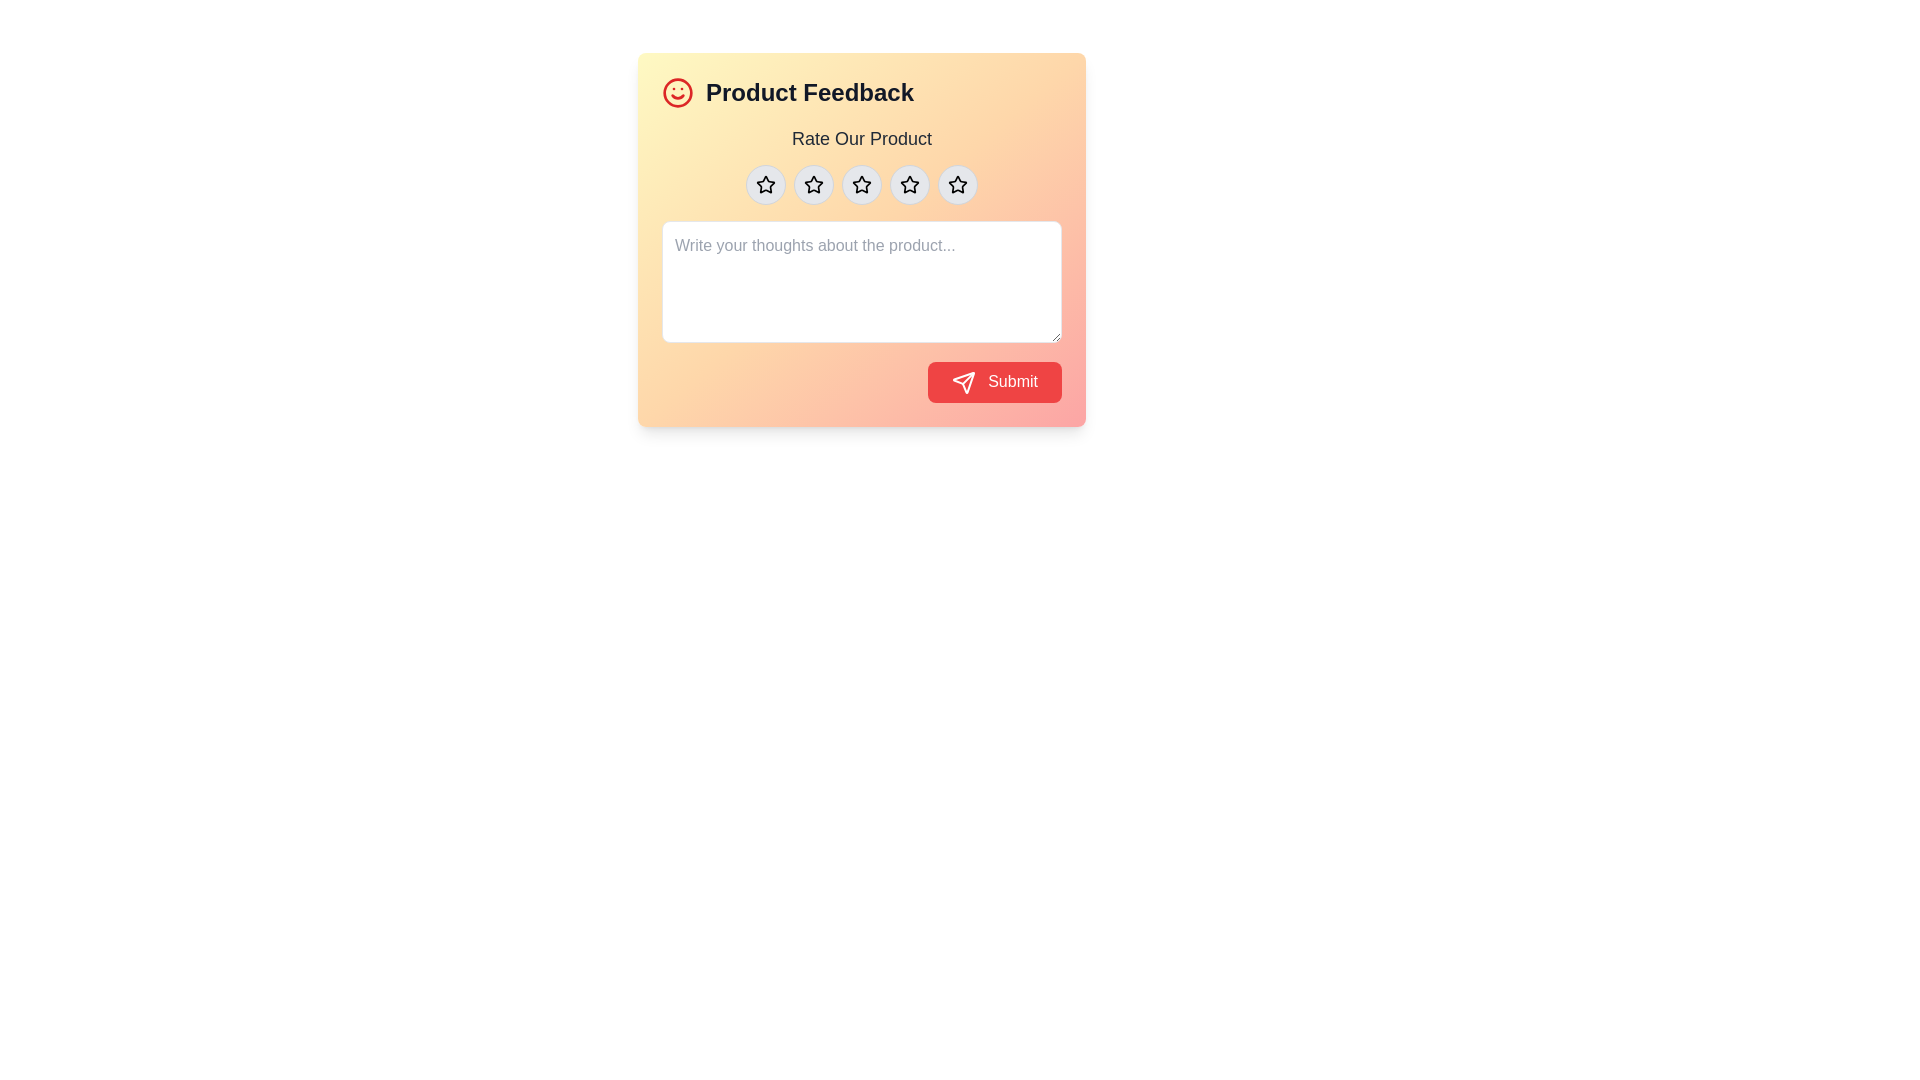  Describe the element at coordinates (810, 92) in the screenshot. I see `the 'Product Feedback' text label, which is styled as a prominent heading in a bold, dark-gray font, located to the right of a smiley face icon` at that location.